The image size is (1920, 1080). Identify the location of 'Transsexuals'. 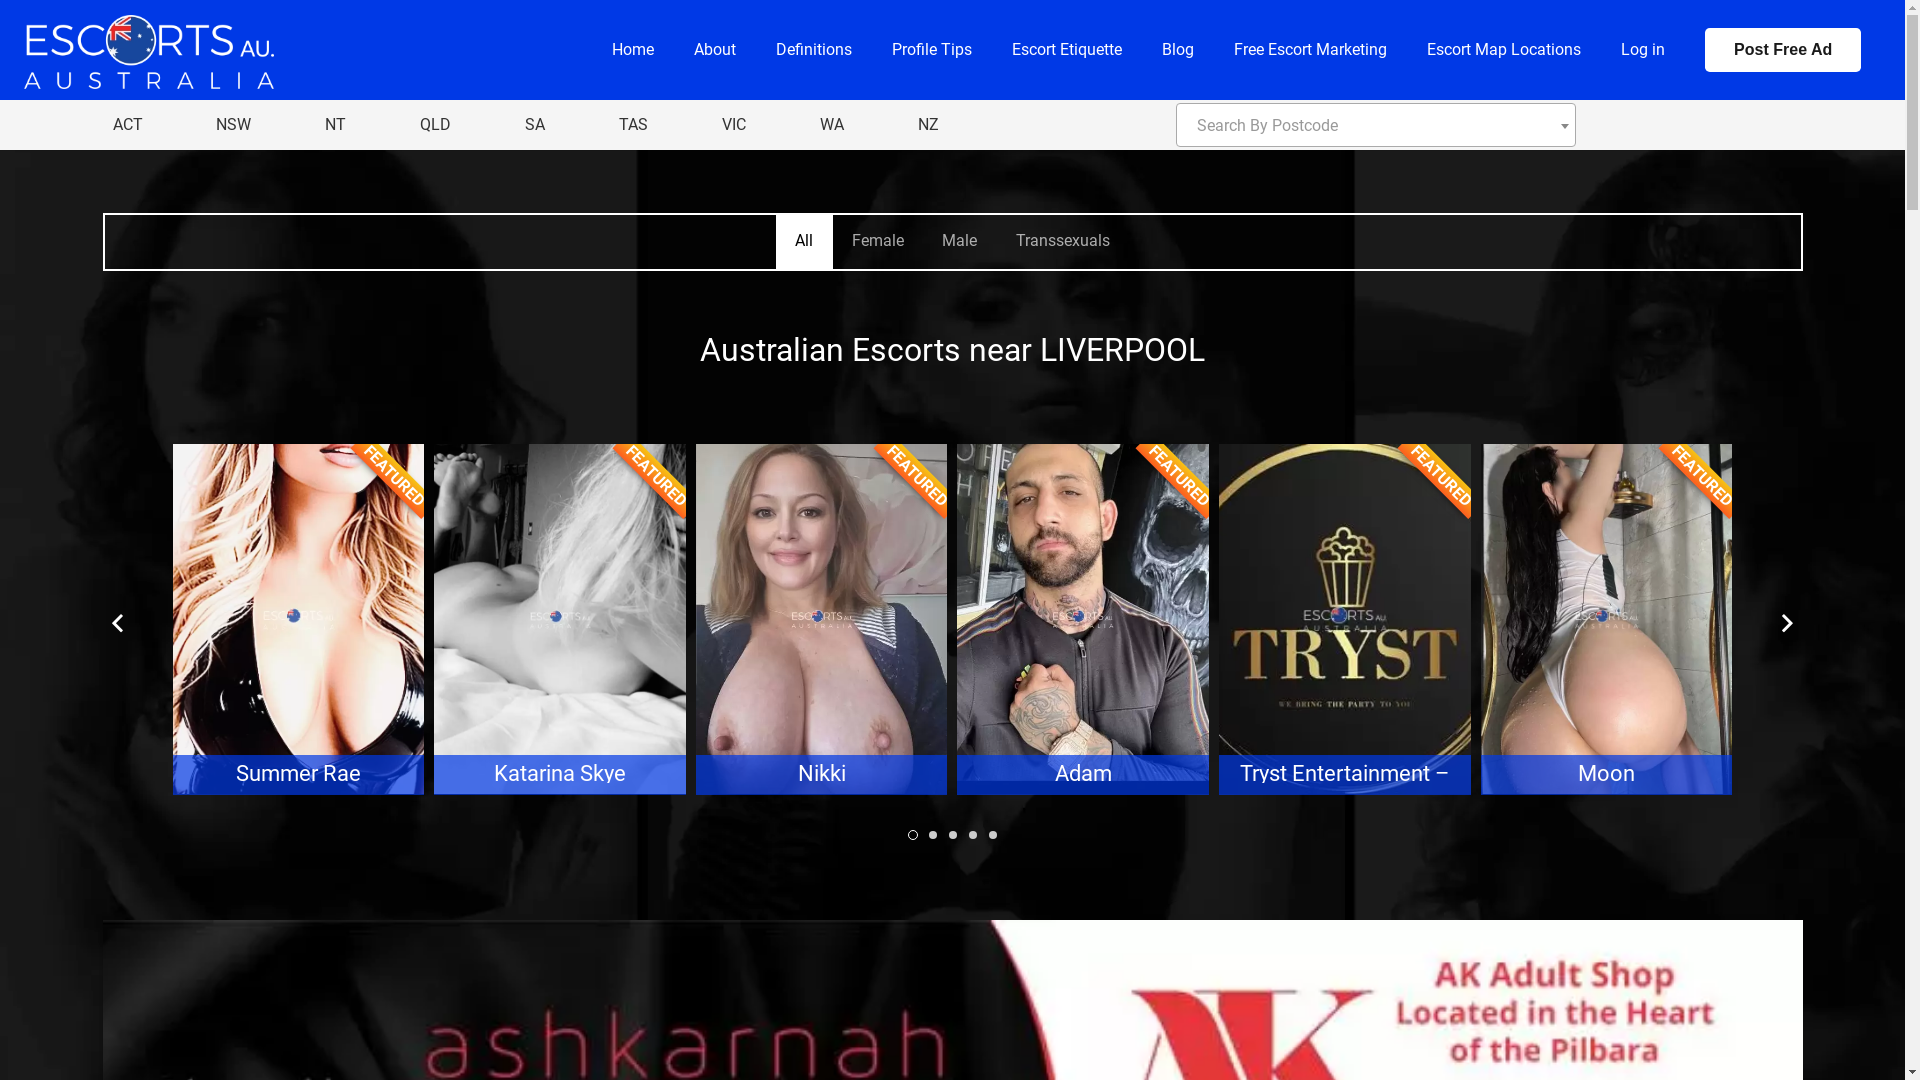
(1060, 241).